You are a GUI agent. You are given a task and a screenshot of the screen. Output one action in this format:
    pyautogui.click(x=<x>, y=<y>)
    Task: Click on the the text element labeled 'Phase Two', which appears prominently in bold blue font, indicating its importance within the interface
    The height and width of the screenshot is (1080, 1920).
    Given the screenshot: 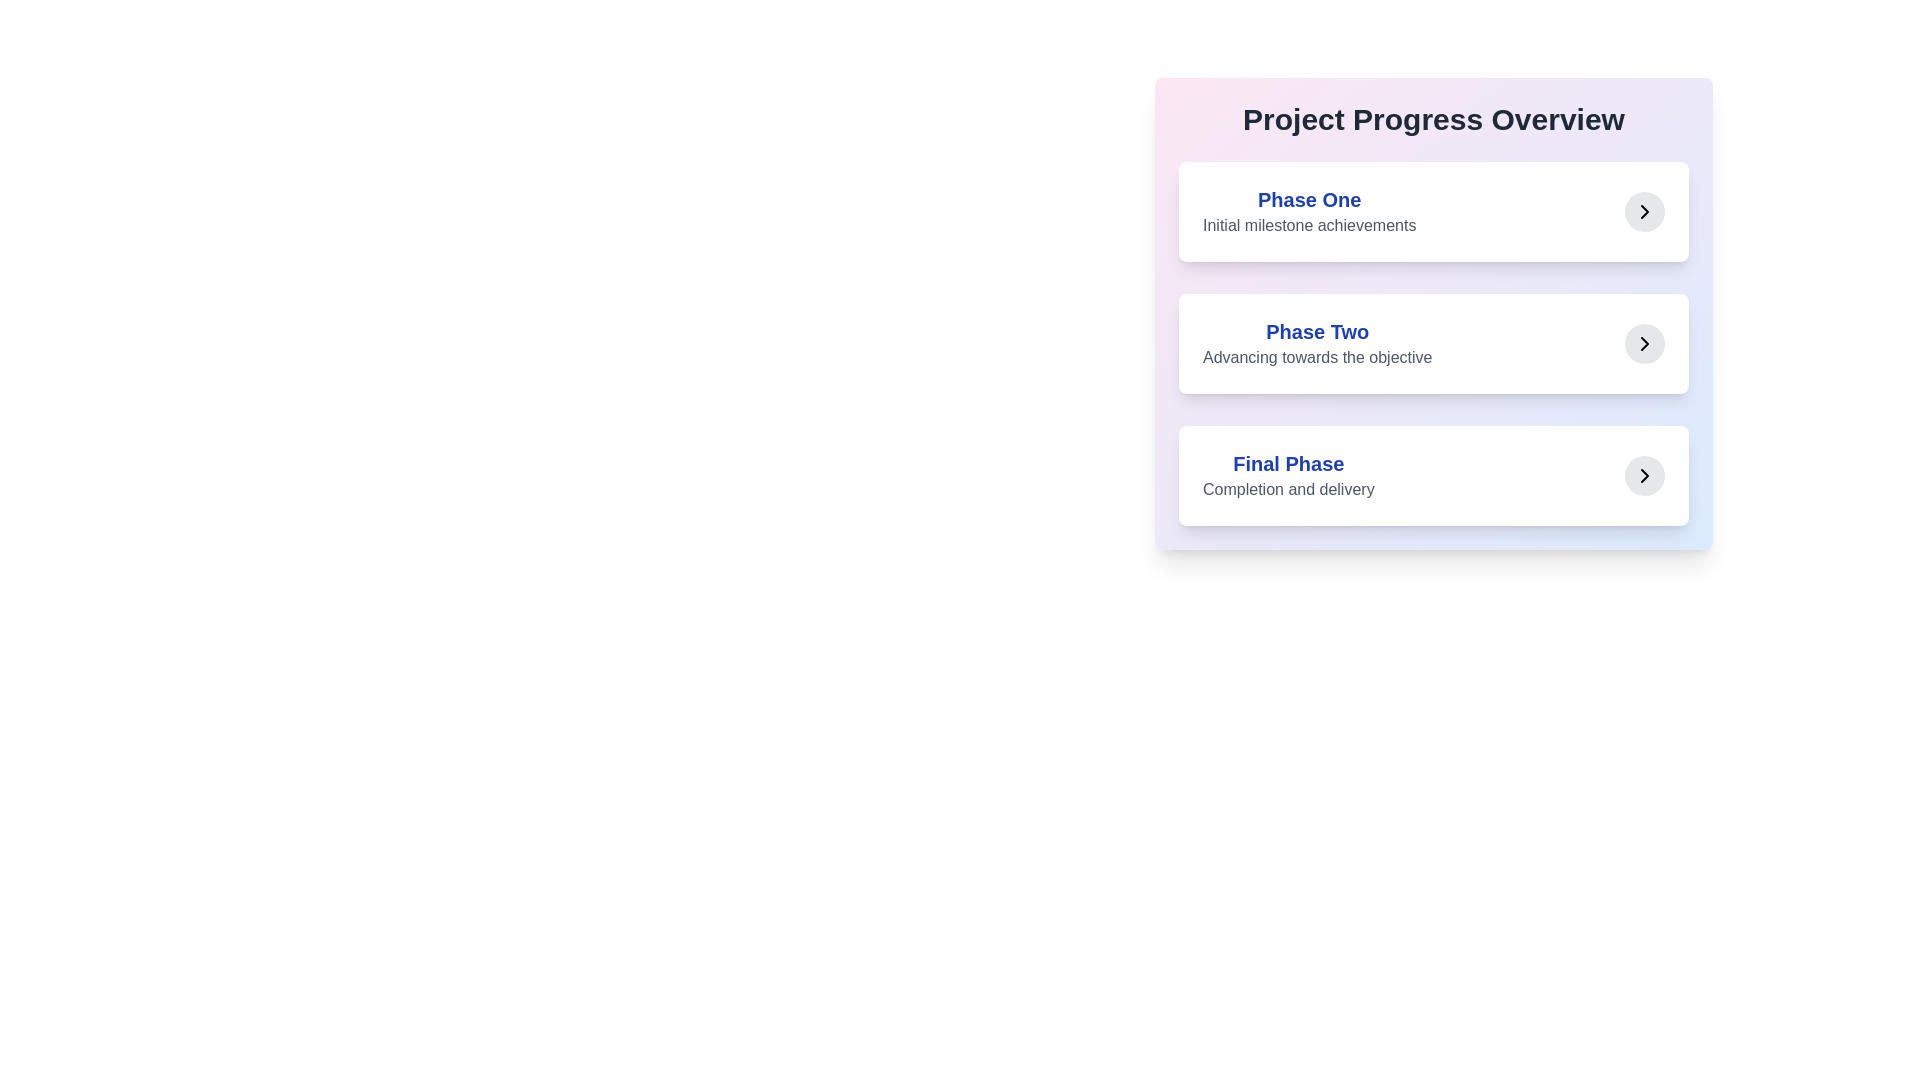 What is the action you would take?
    pyautogui.click(x=1317, y=330)
    